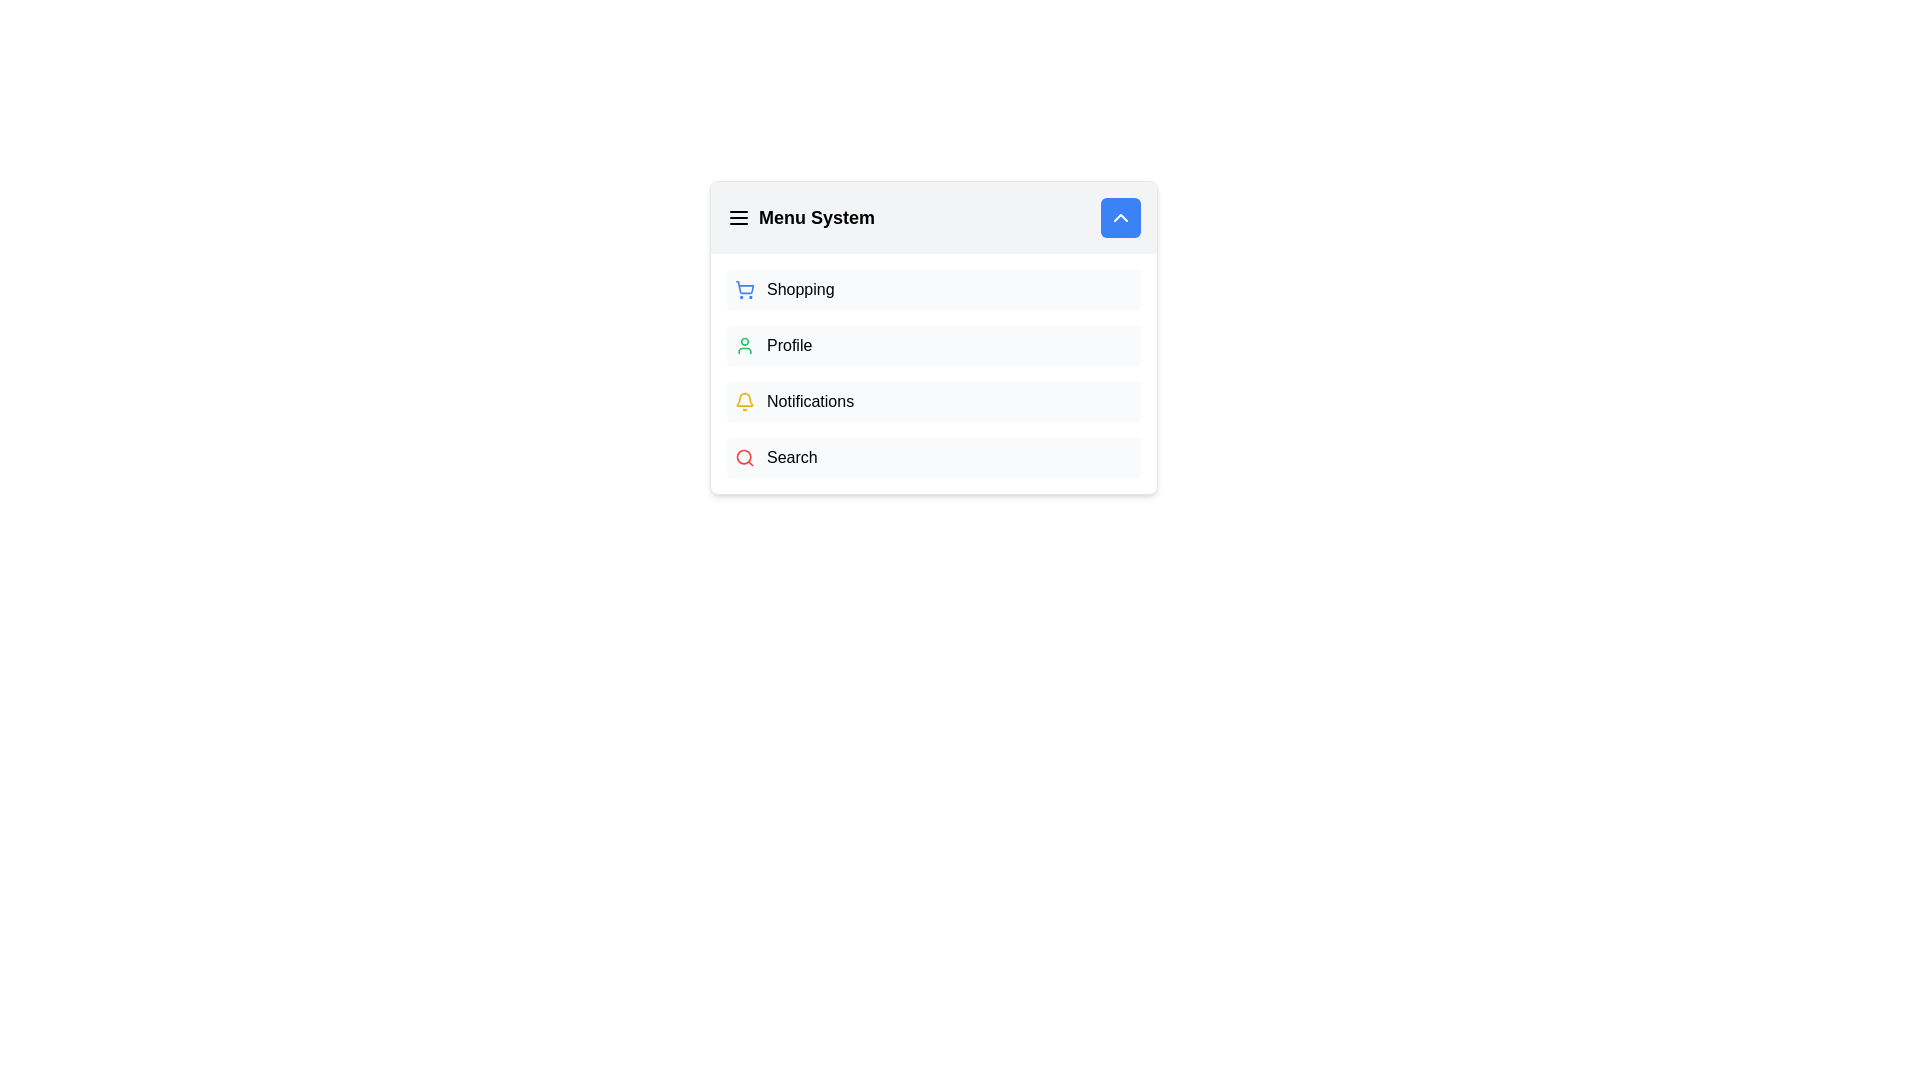 This screenshot has width=1920, height=1080. What do you see at coordinates (743, 289) in the screenshot?
I see `the blue shopping cart icon at the start of the 'Shopping' menu list item` at bounding box center [743, 289].